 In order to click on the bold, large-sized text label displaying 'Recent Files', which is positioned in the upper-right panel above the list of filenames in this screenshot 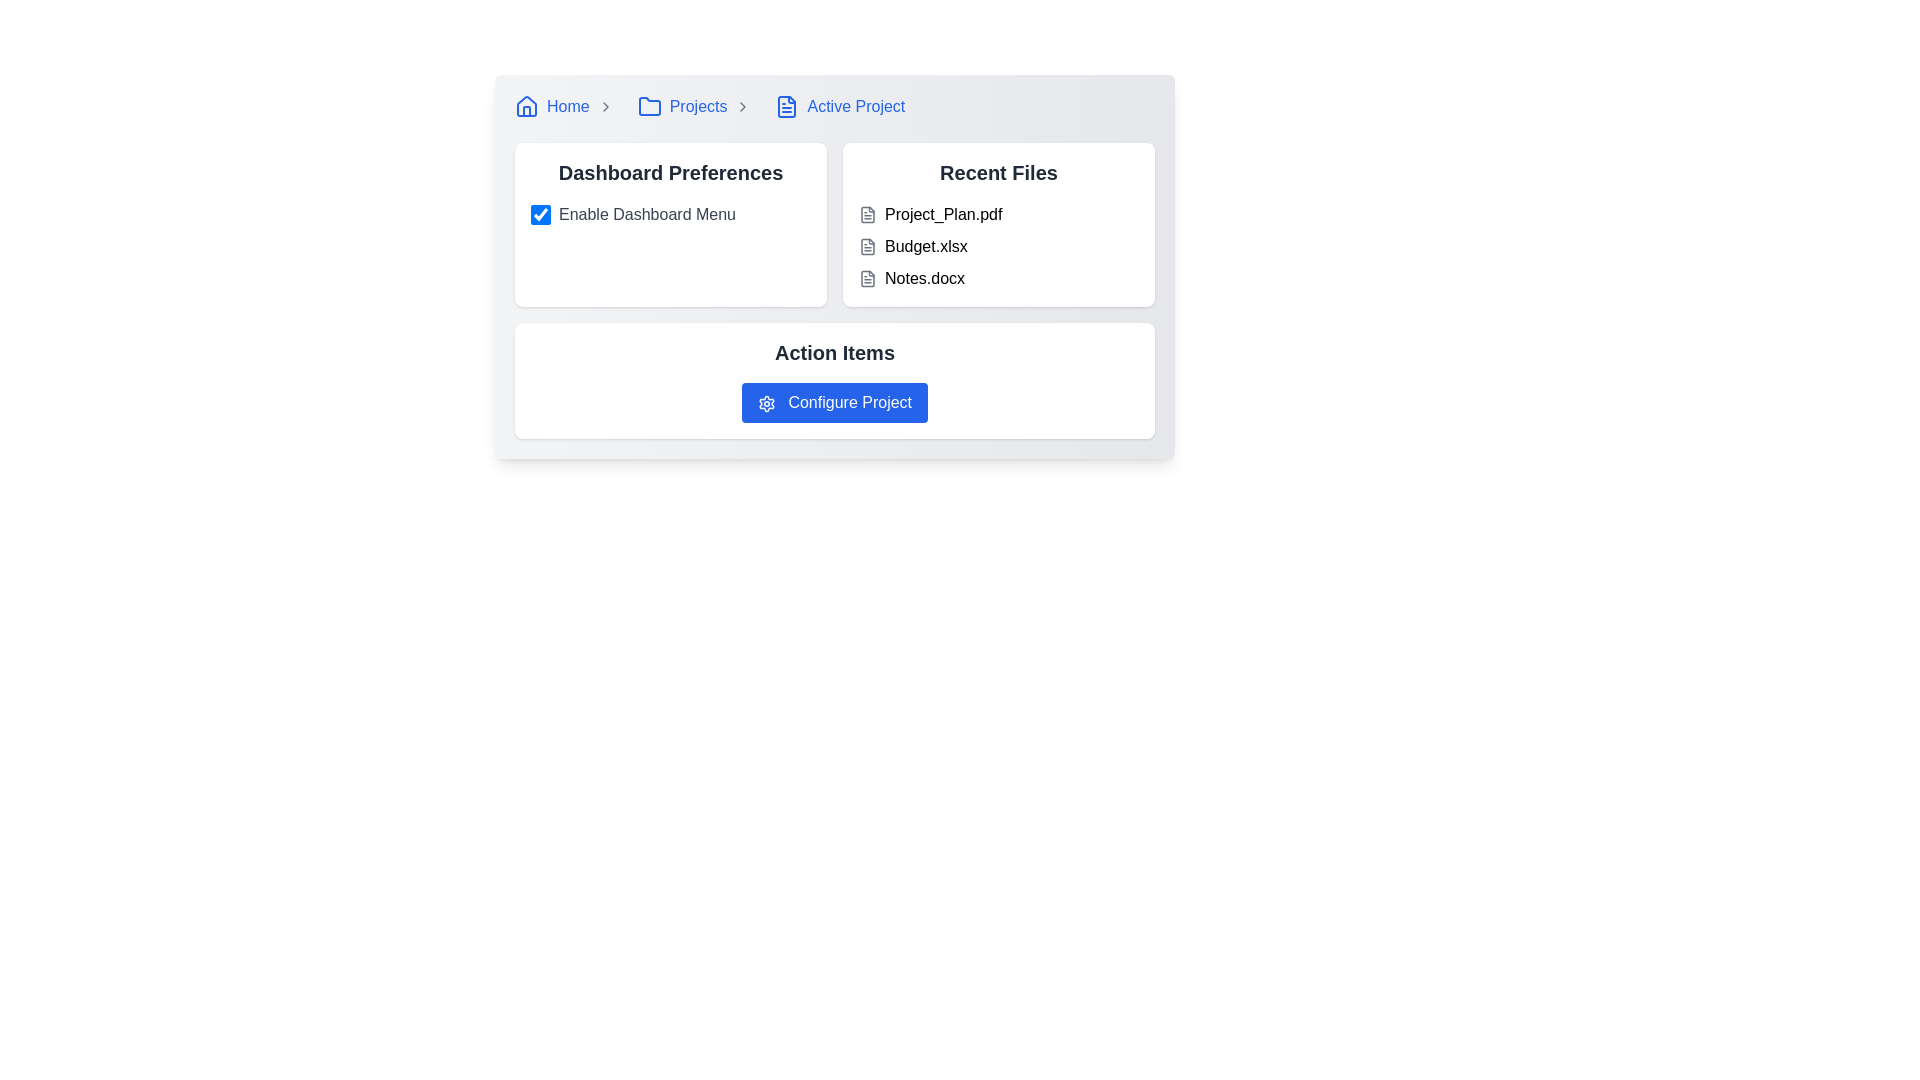, I will do `click(998, 172)`.